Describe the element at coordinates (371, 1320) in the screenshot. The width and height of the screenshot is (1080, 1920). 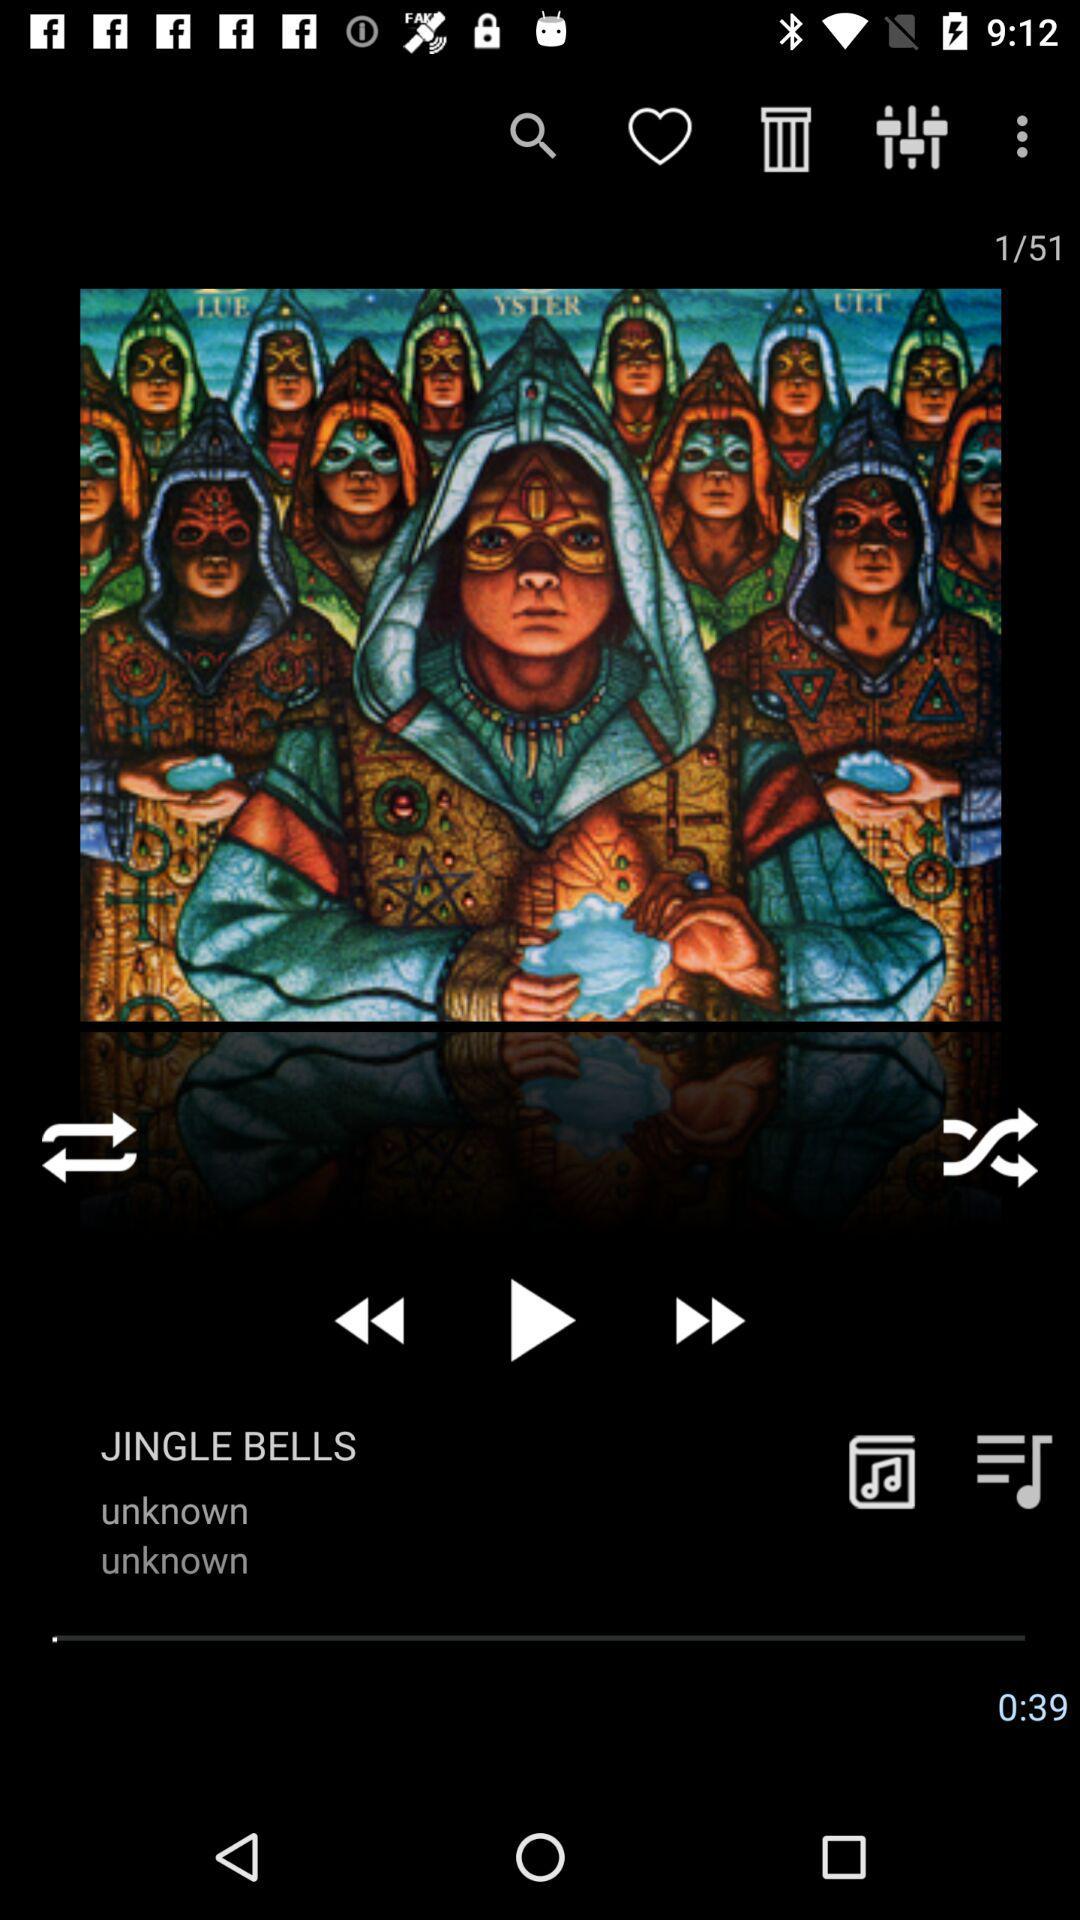
I see `the av_rewind icon` at that location.